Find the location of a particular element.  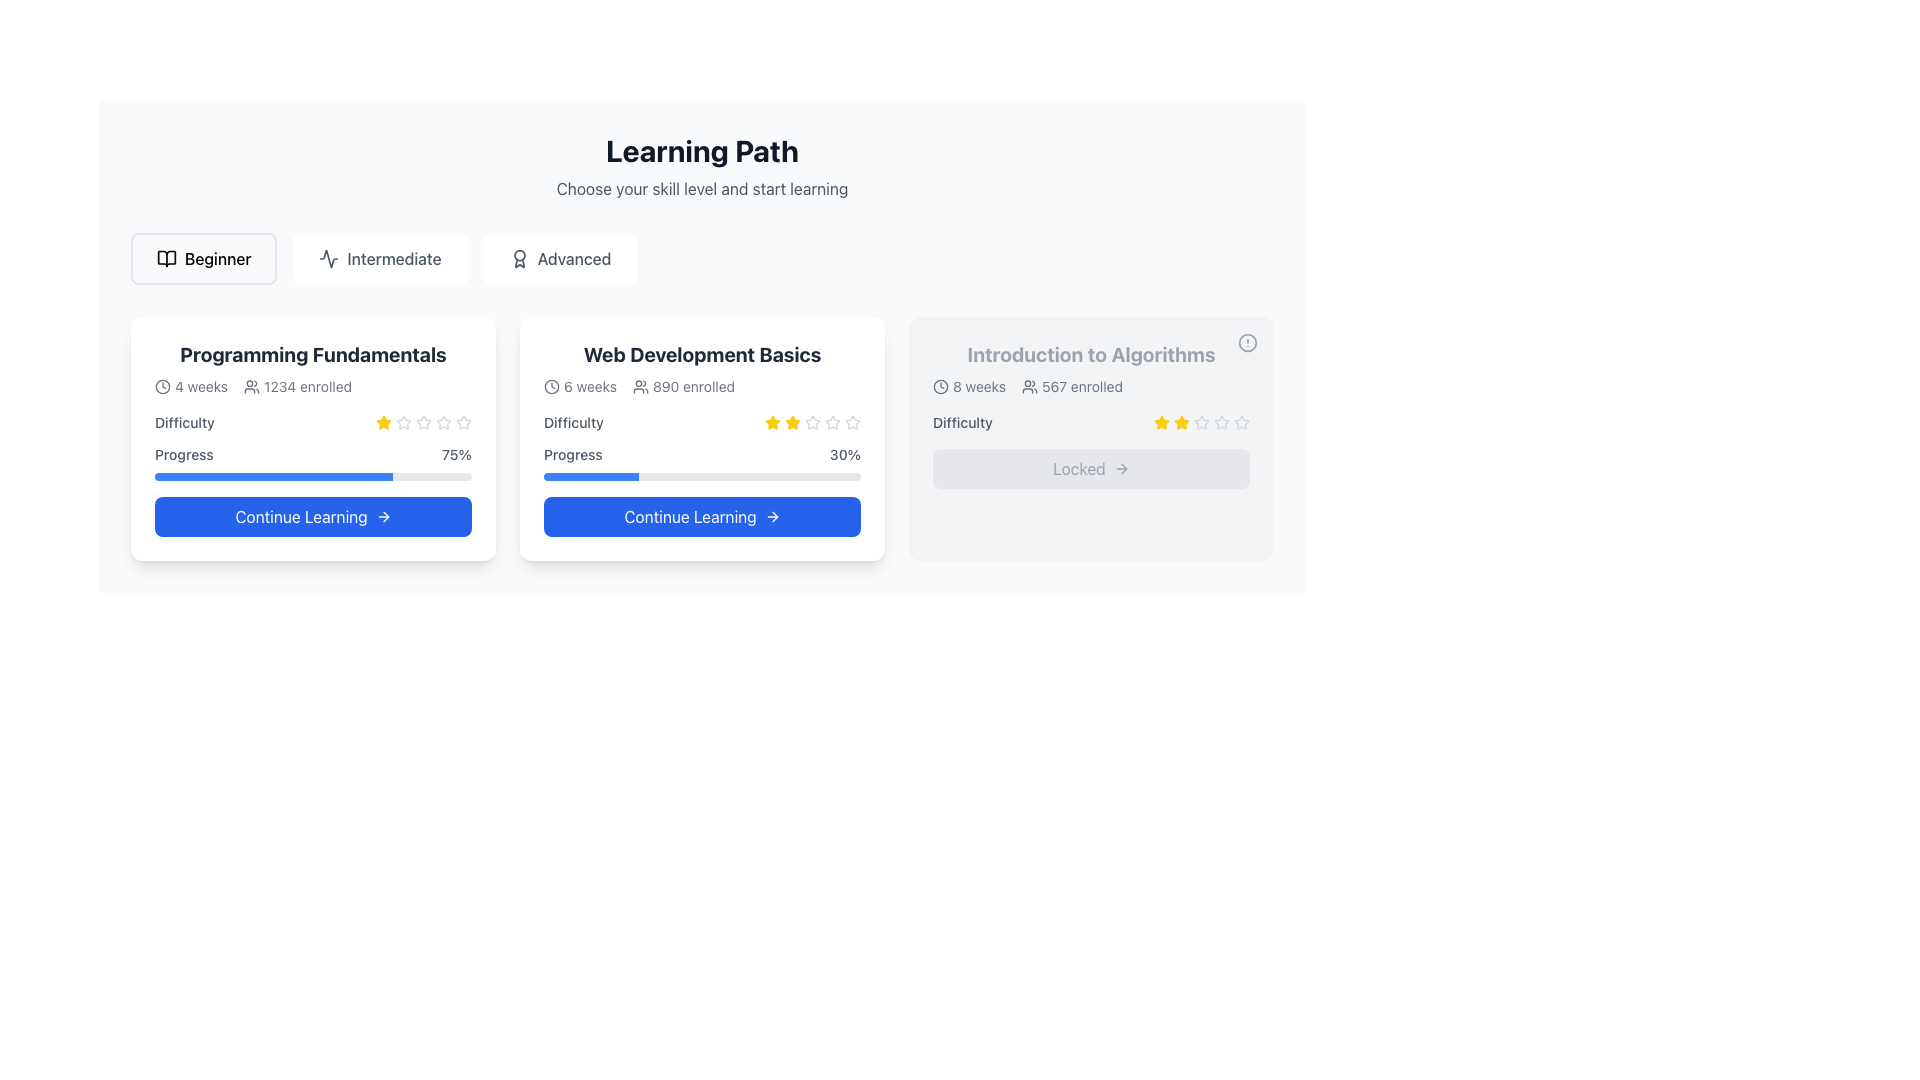

the second star icon in the difficulty rating row to rate the 'Web Development Basics' course is located at coordinates (833, 421).